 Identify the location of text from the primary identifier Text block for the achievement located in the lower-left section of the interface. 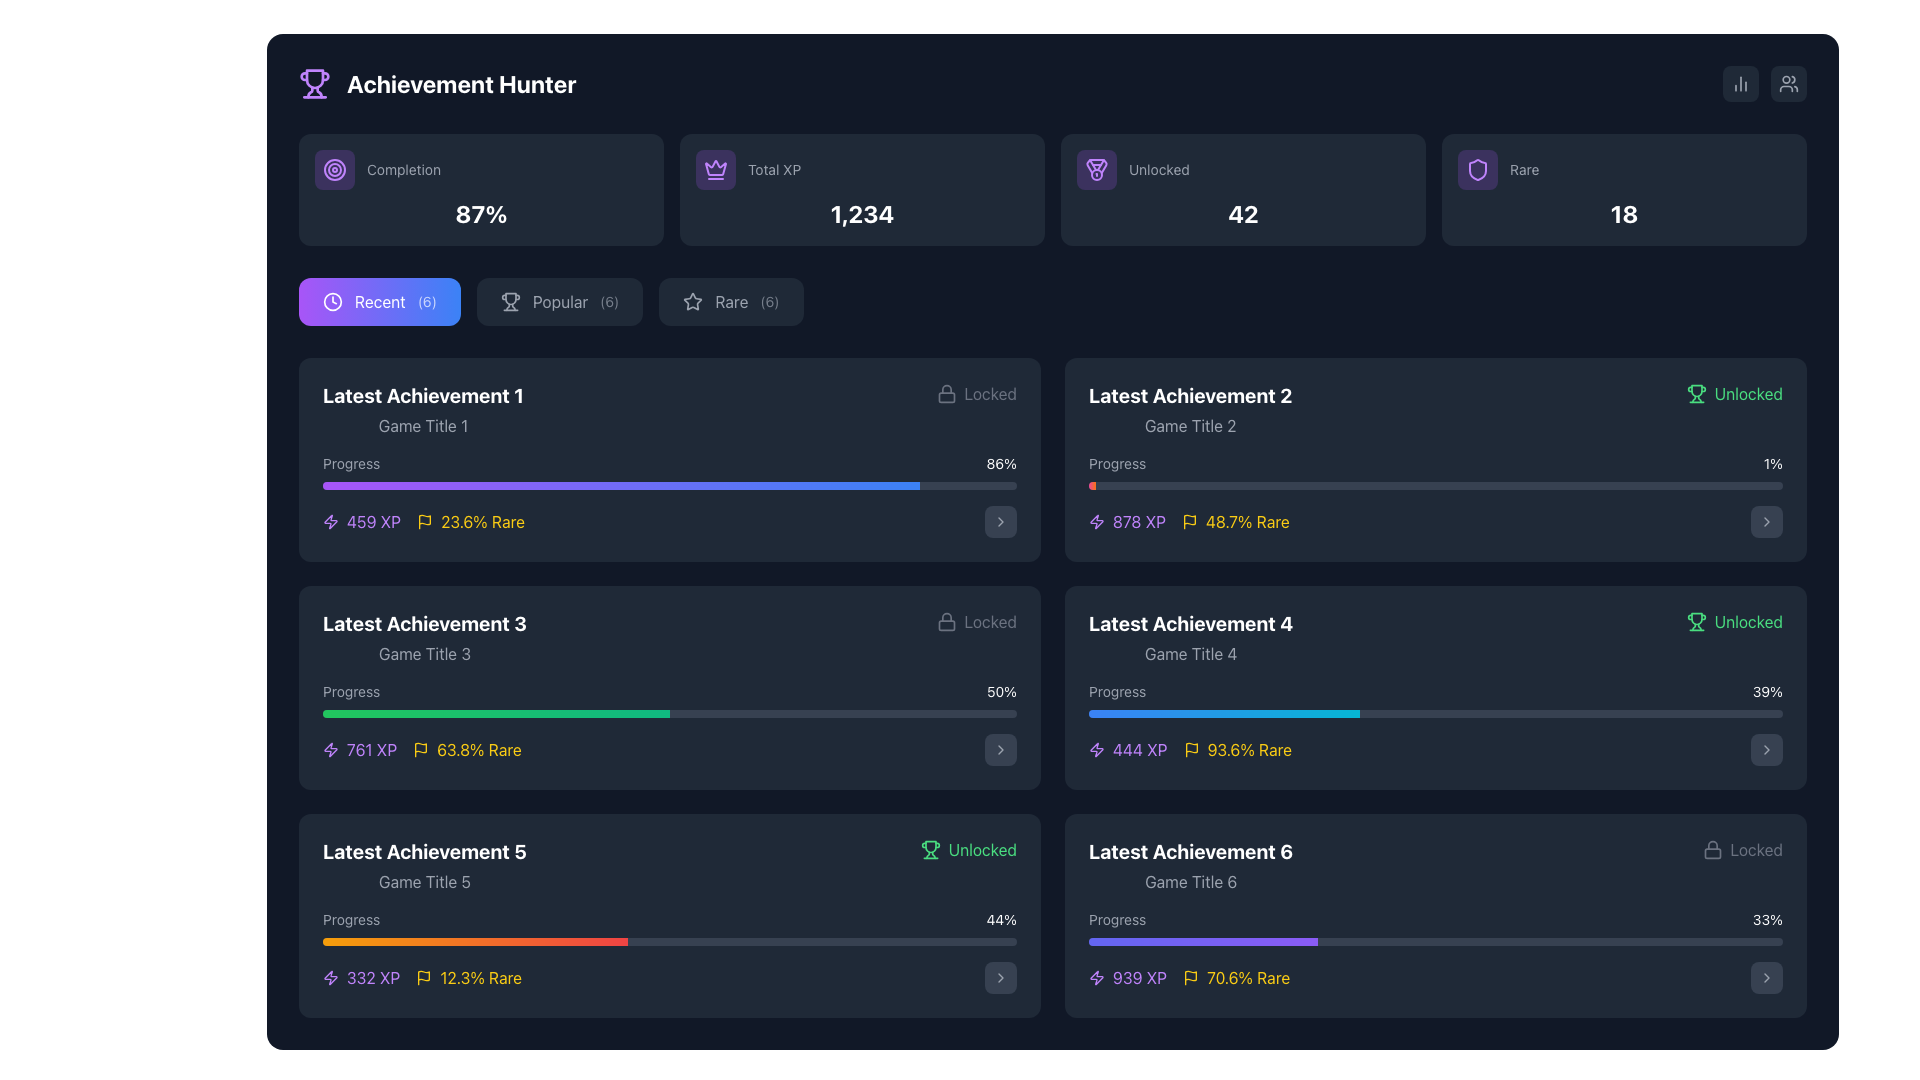
(423, 852).